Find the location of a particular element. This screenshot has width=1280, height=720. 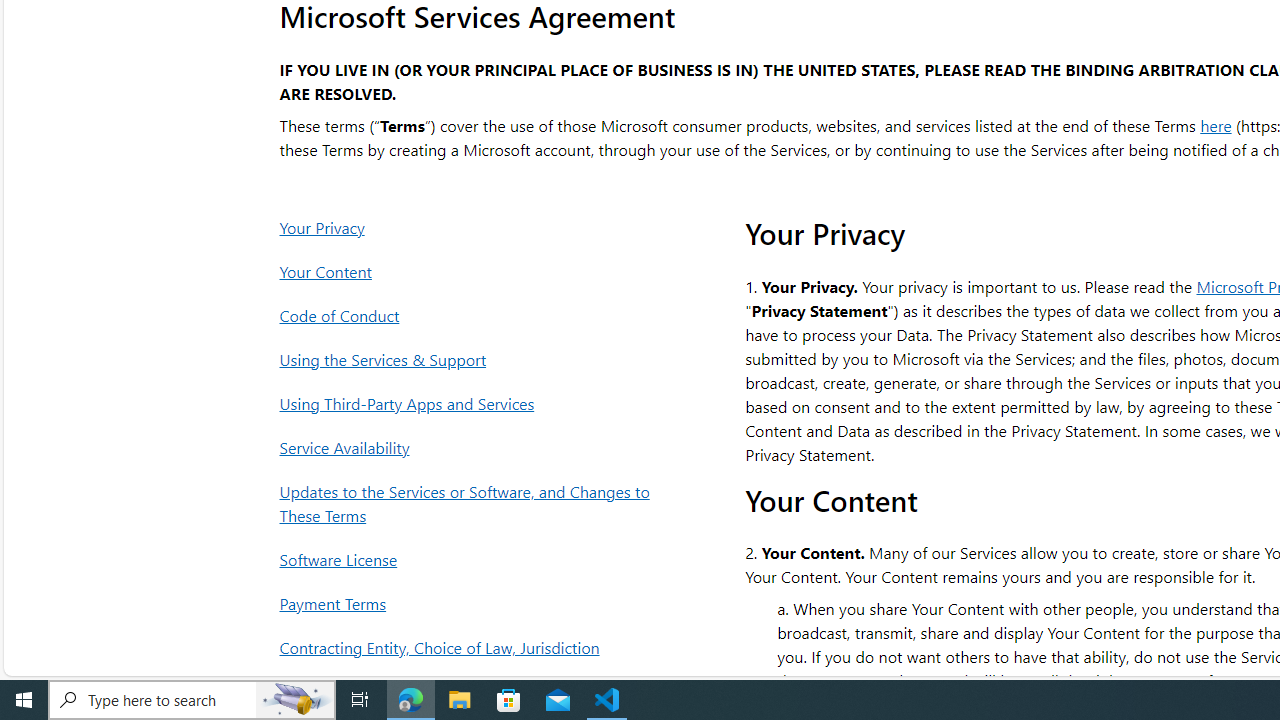

'Using the Services & Support' is located at coordinates (469, 358).